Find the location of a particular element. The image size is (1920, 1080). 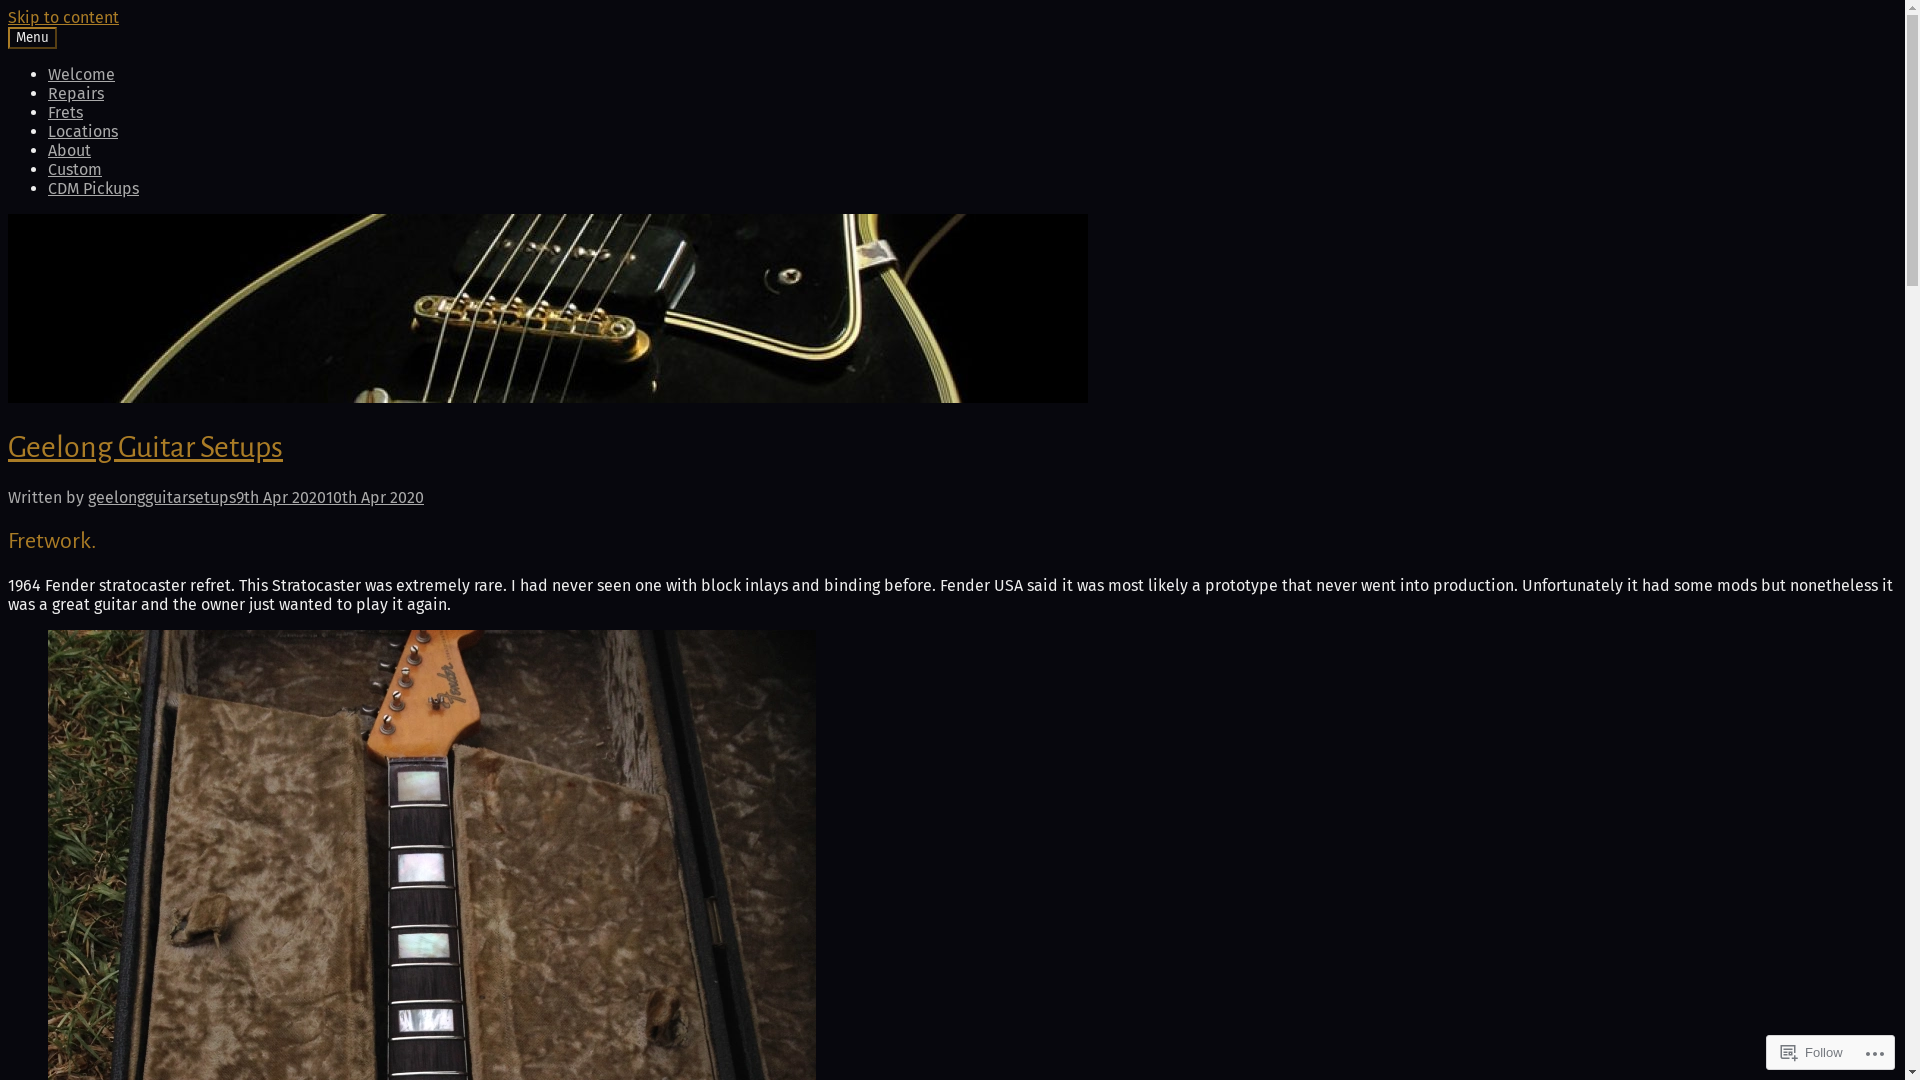

'CDM Pickups' is located at coordinates (92, 188).